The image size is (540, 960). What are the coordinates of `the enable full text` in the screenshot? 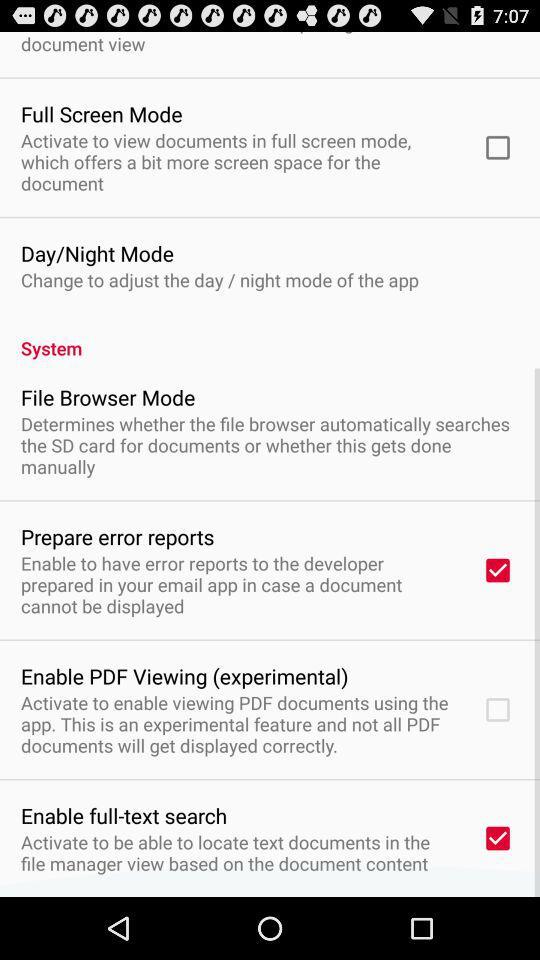 It's located at (124, 815).